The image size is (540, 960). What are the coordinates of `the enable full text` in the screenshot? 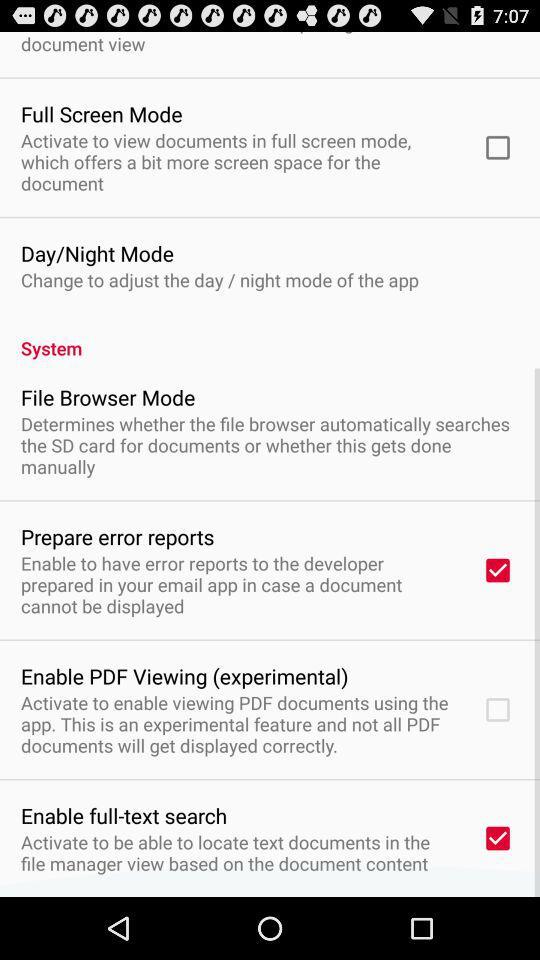 It's located at (124, 815).